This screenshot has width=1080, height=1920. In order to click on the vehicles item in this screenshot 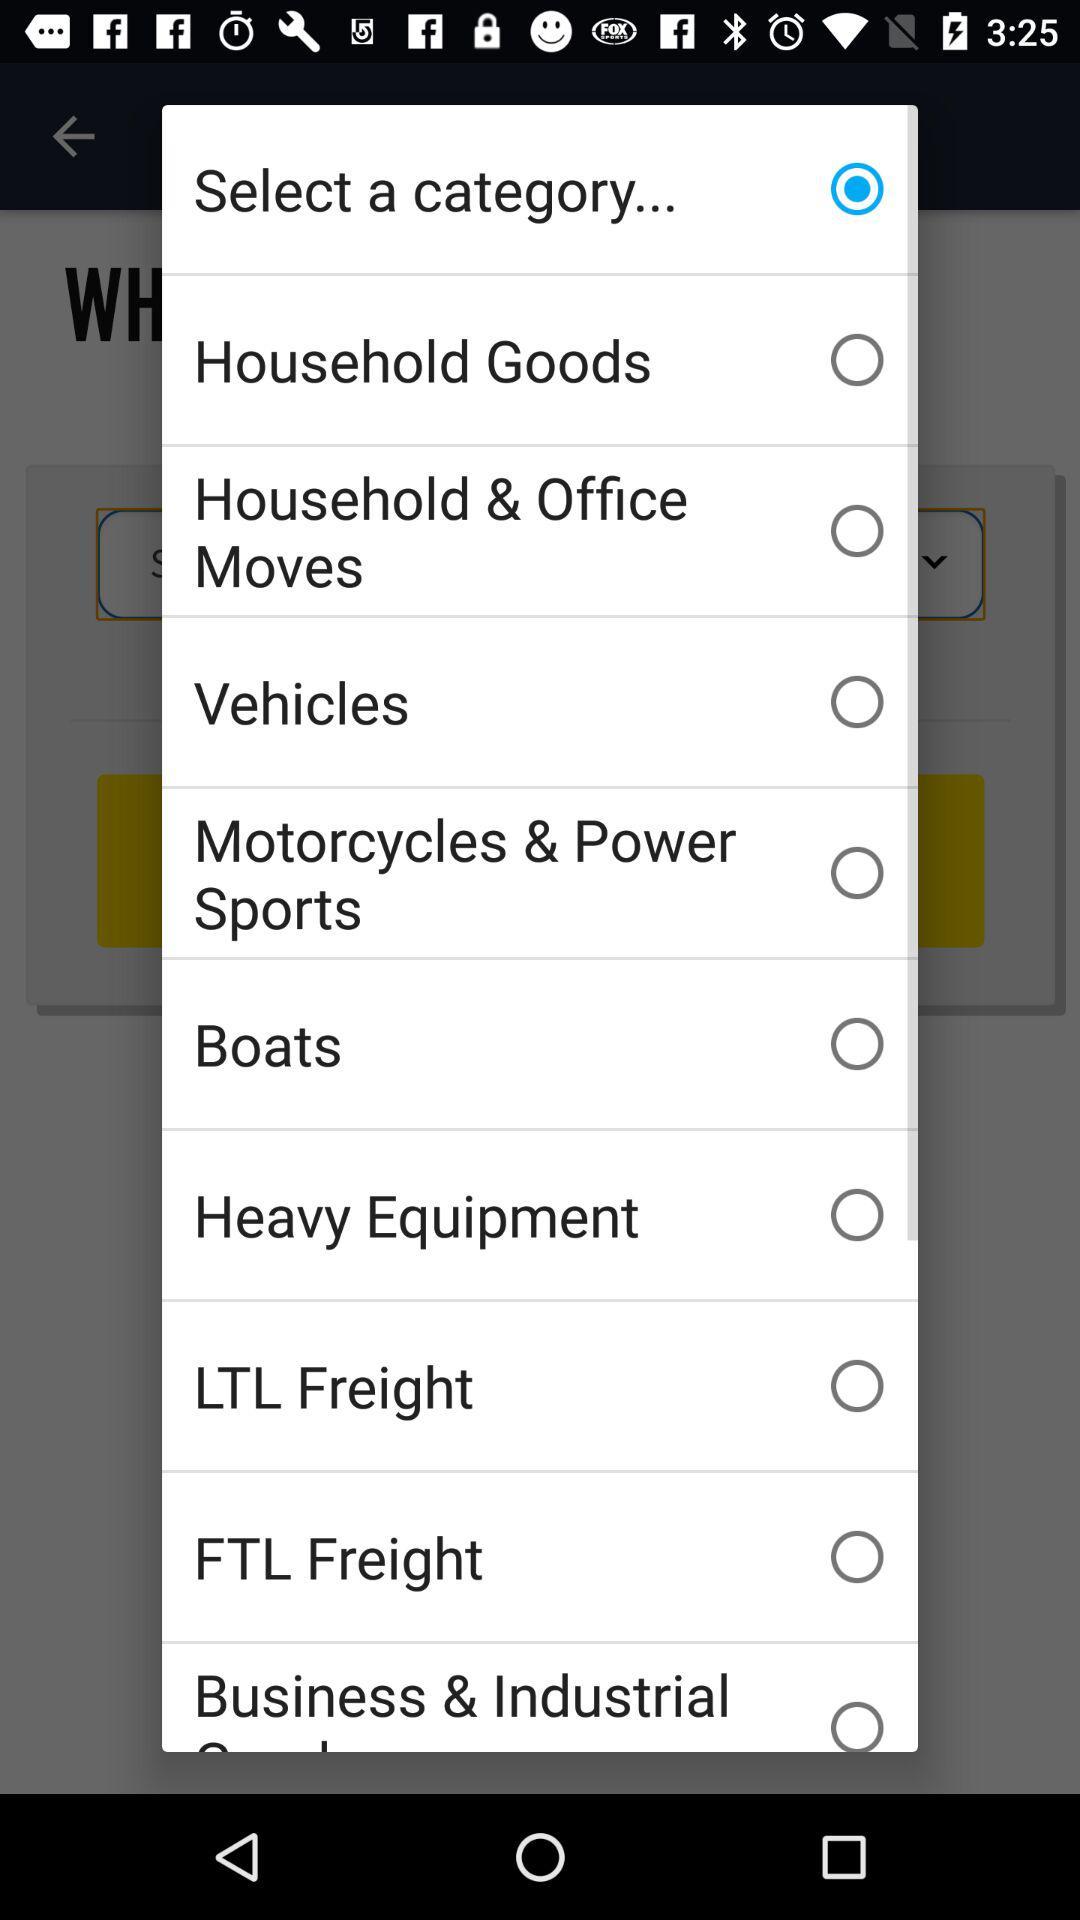, I will do `click(540, 701)`.